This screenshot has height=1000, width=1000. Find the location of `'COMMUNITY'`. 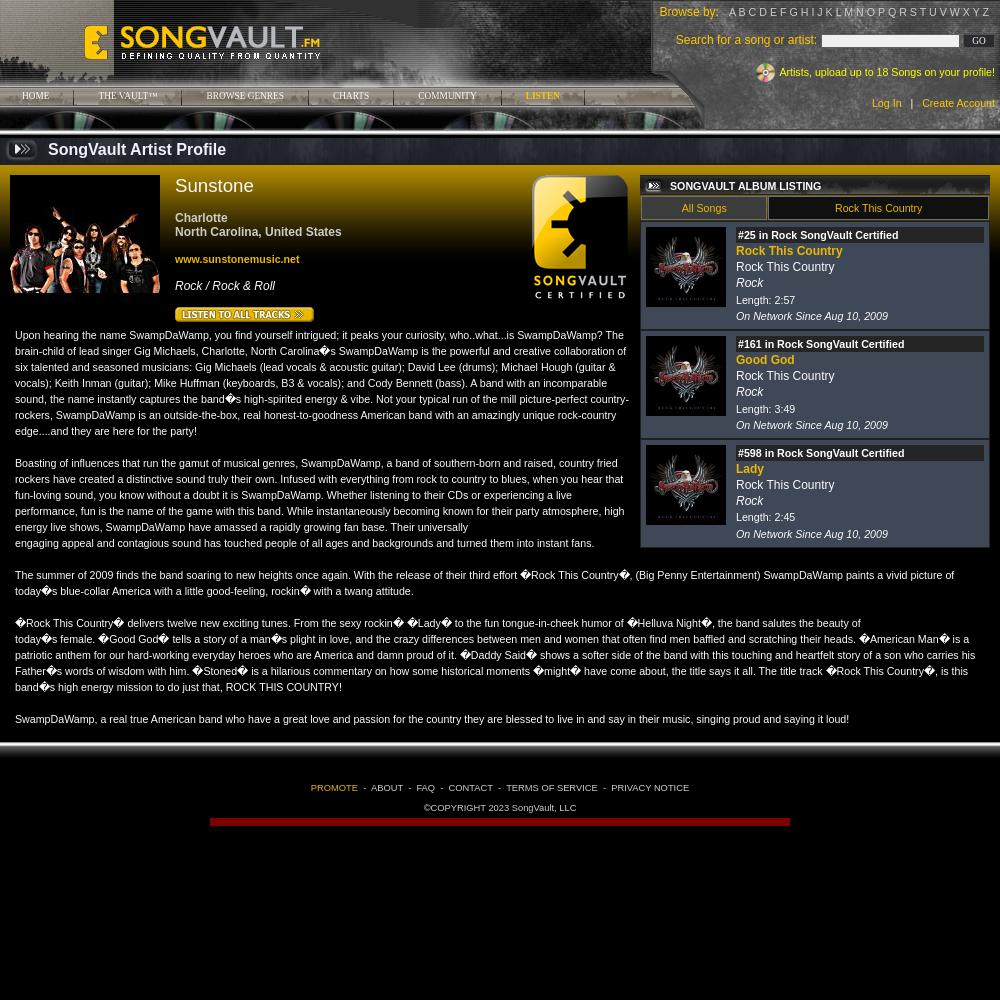

'COMMUNITY' is located at coordinates (446, 95).